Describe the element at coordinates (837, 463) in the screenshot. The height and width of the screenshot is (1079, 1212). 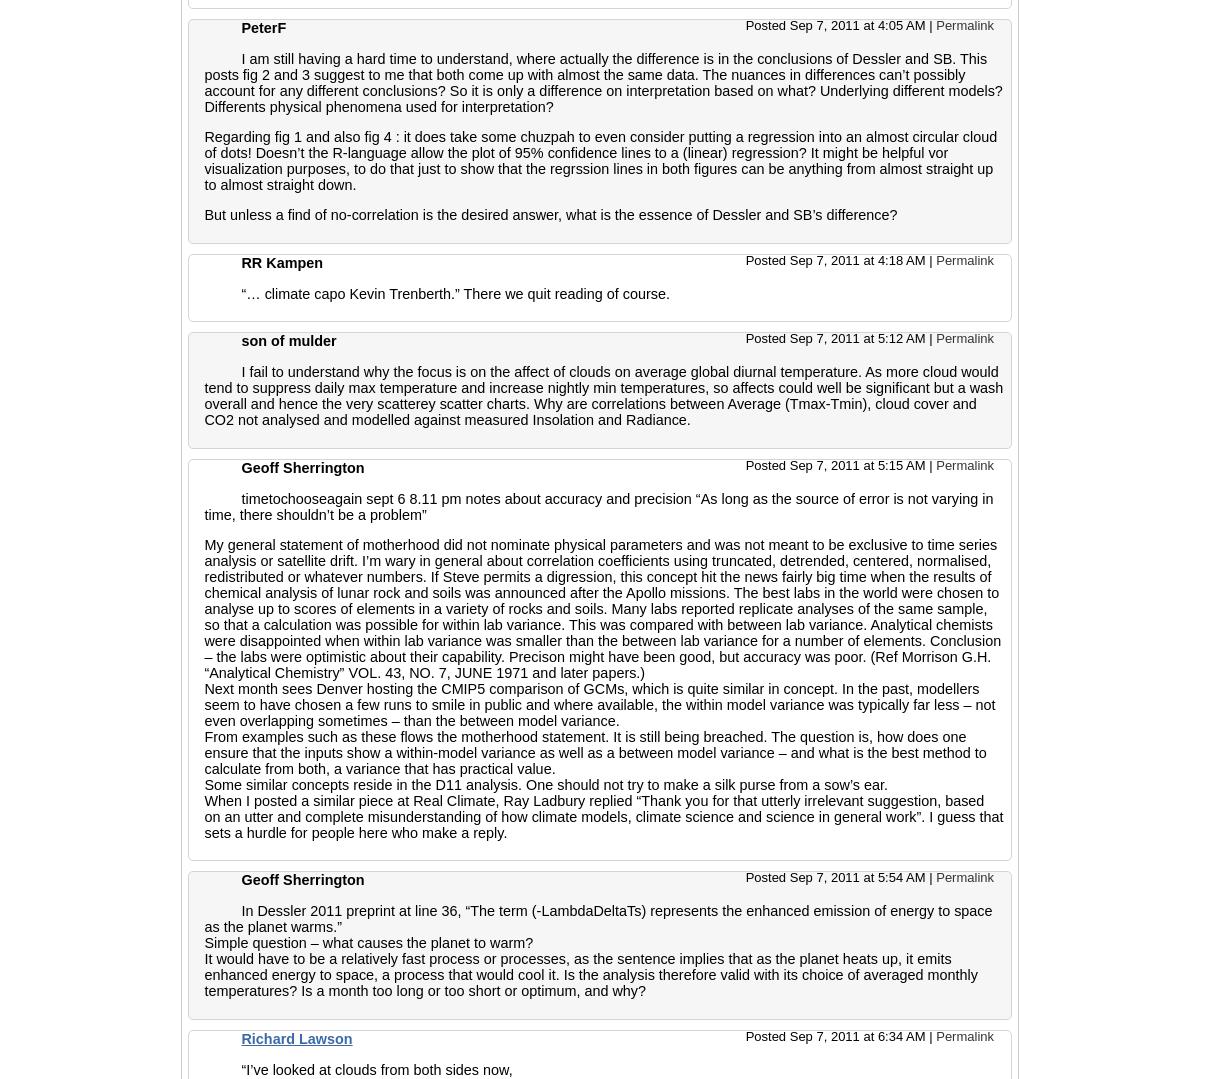
I see `'Posted Sep 7, 2011 at 5:15 AM'` at that location.